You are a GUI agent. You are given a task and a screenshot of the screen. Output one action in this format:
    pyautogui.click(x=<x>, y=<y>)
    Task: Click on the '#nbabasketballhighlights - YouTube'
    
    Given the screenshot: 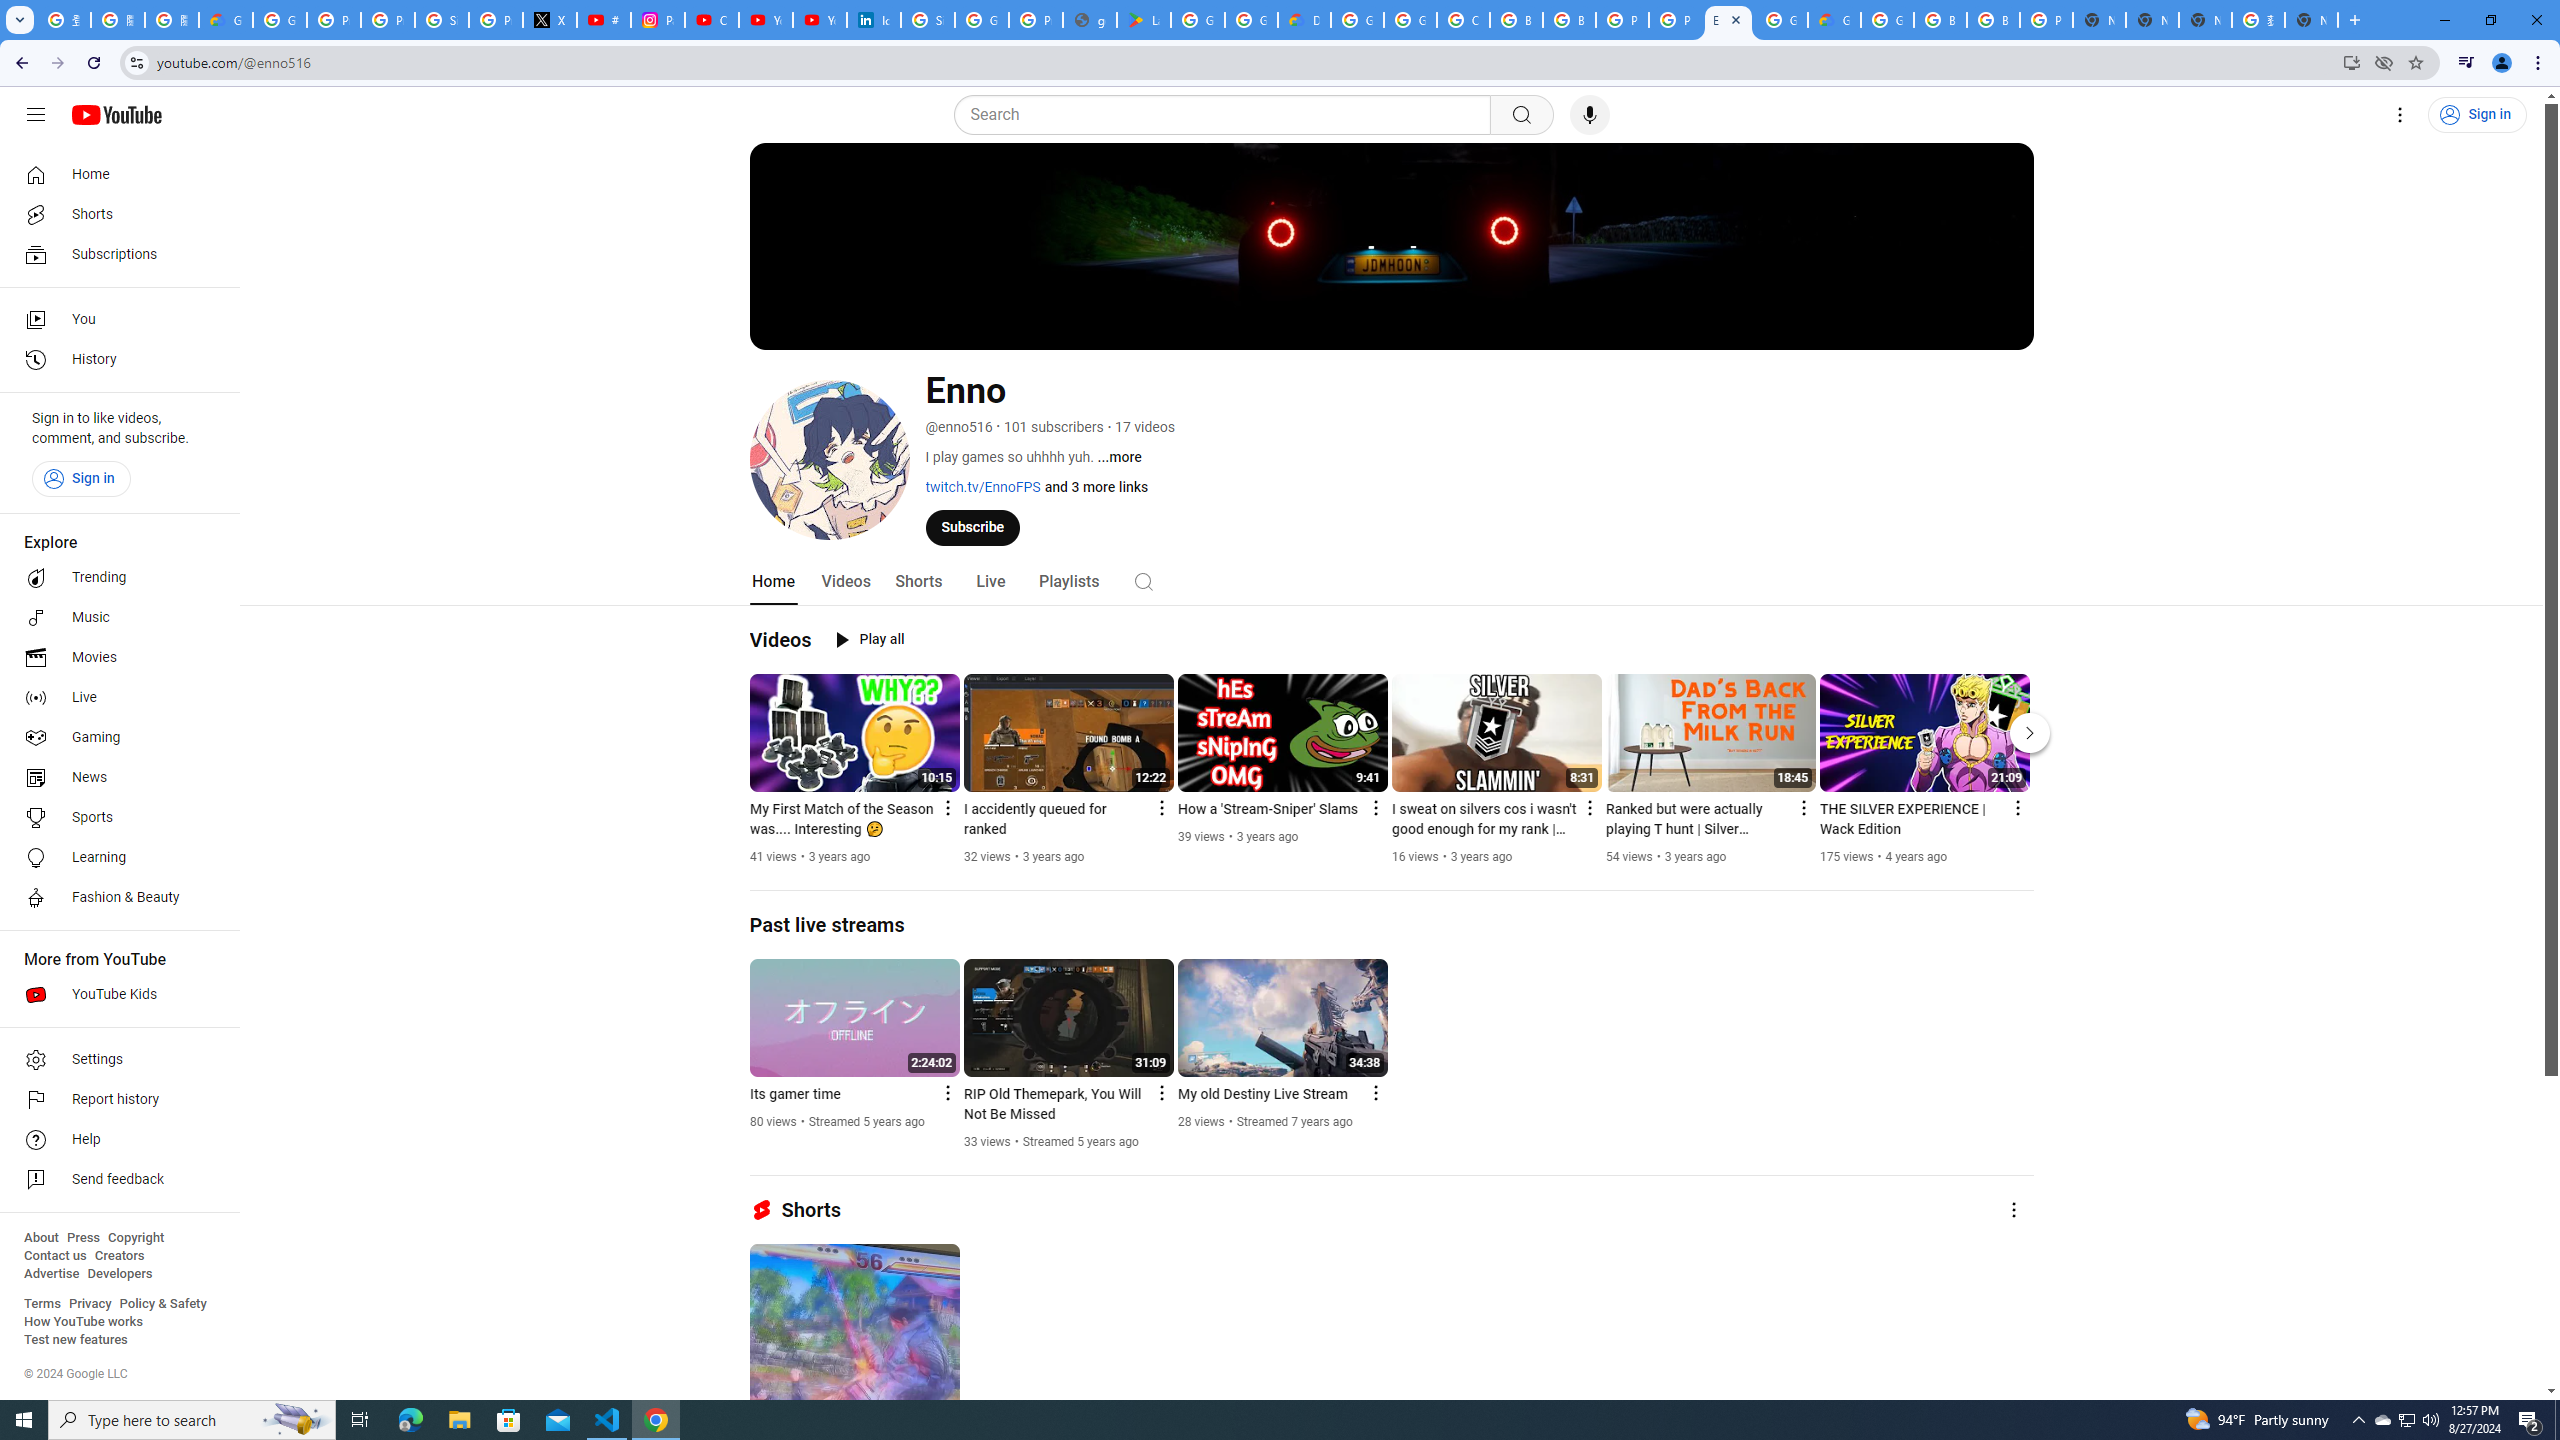 What is the action you would take?
    pyautogui.click(x=603, y=19)
    